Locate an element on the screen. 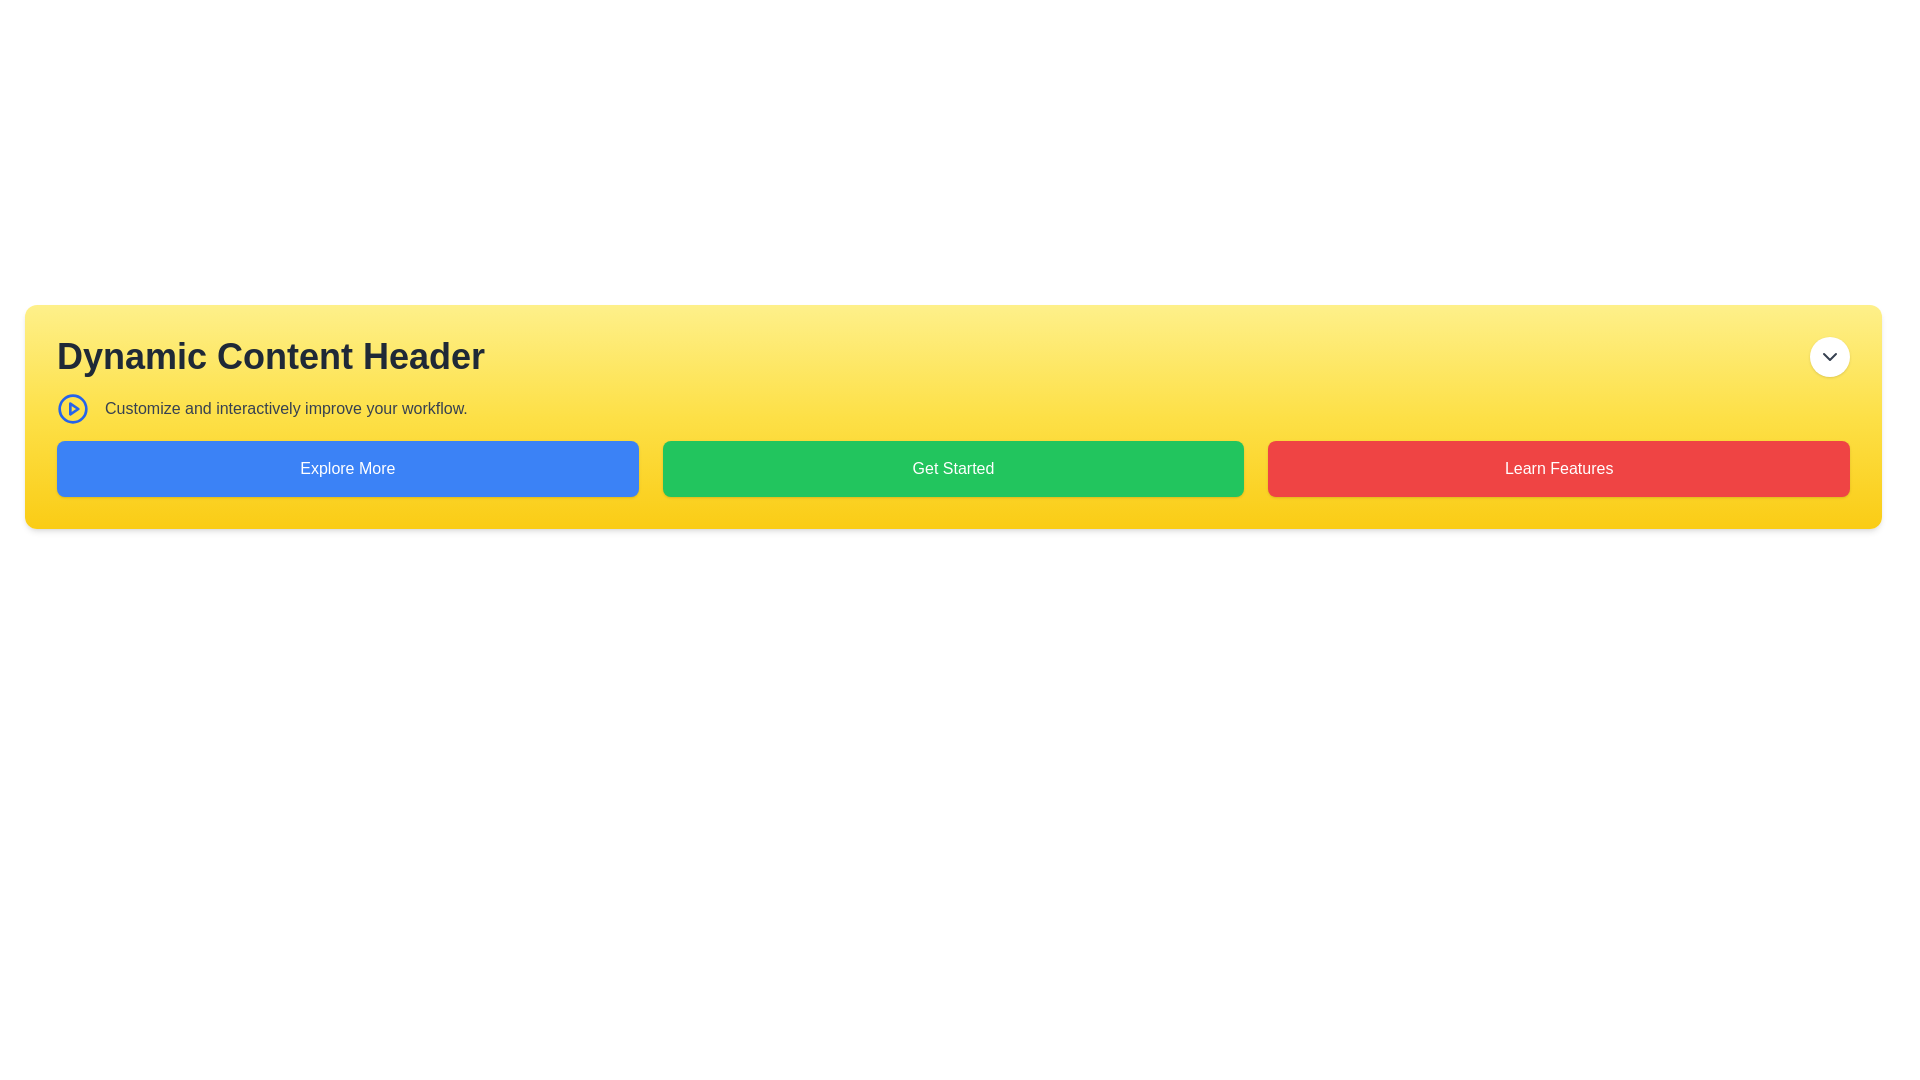 The height and width of the screenshot is (1080, 1920). the green 'Get Started' button to observe the hover effect is located at coordinates (952, 469).